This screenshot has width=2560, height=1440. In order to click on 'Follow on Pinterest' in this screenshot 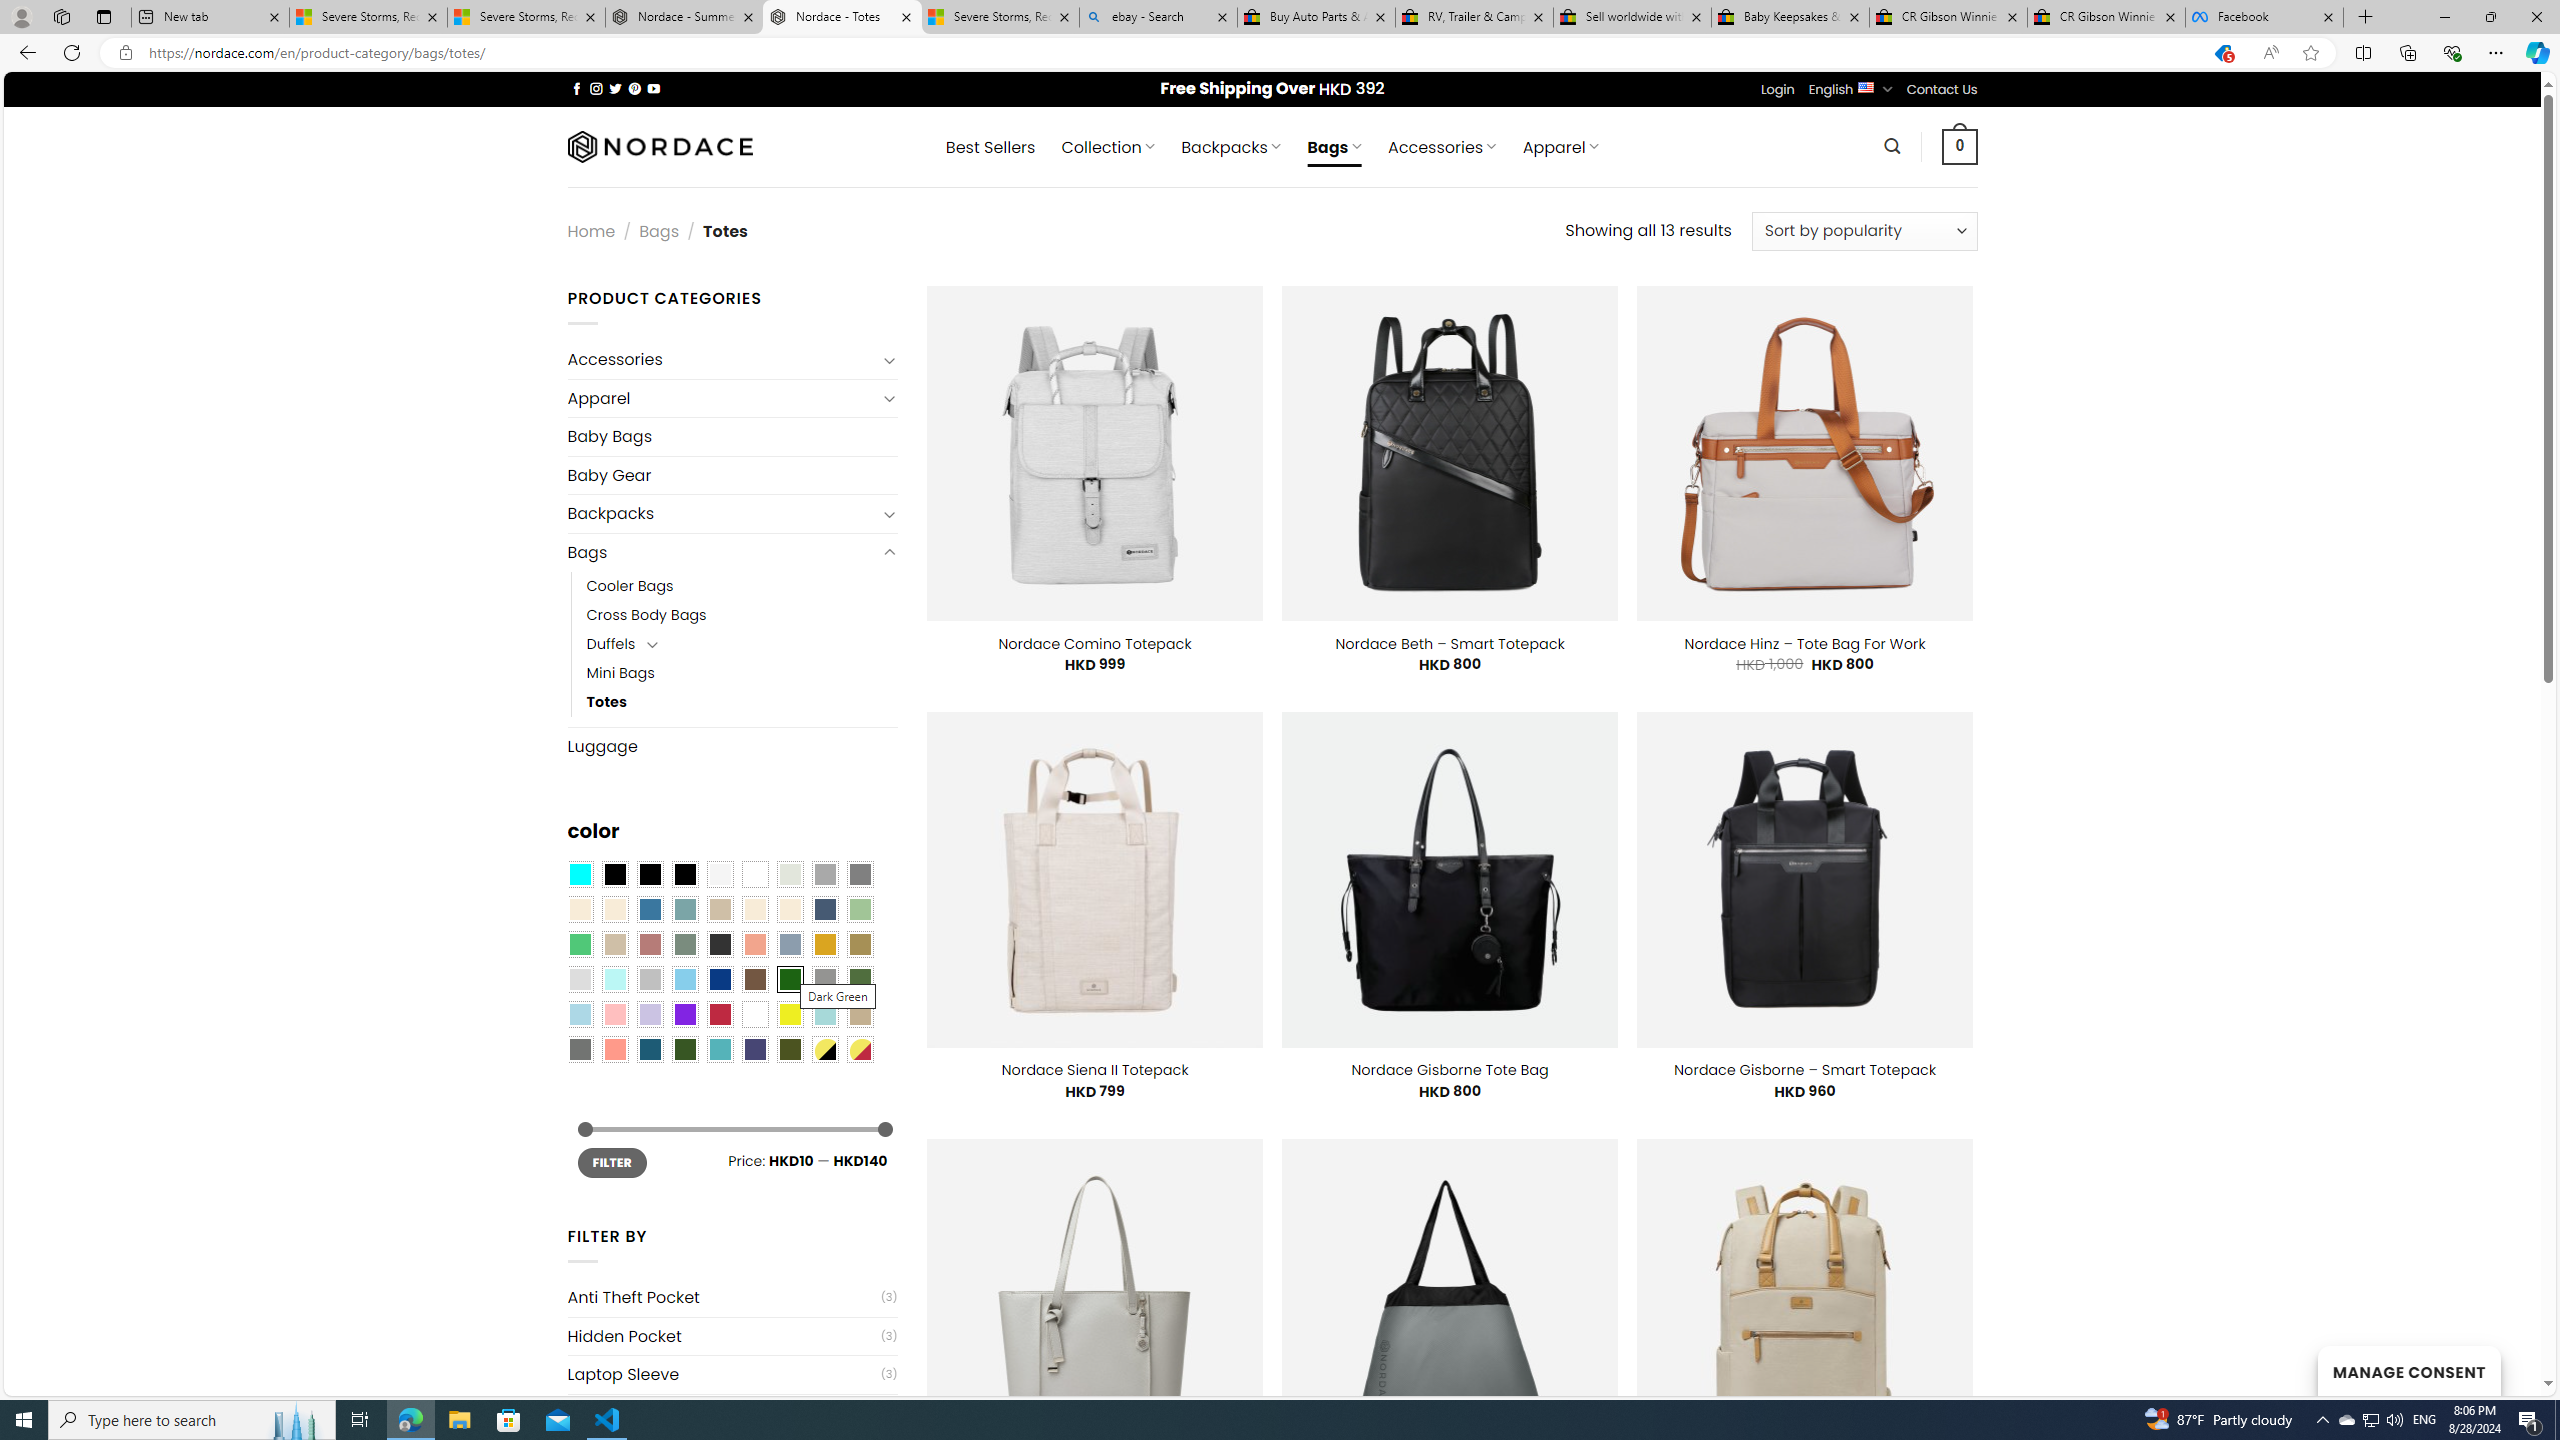, I will do `click(632, 88)`.